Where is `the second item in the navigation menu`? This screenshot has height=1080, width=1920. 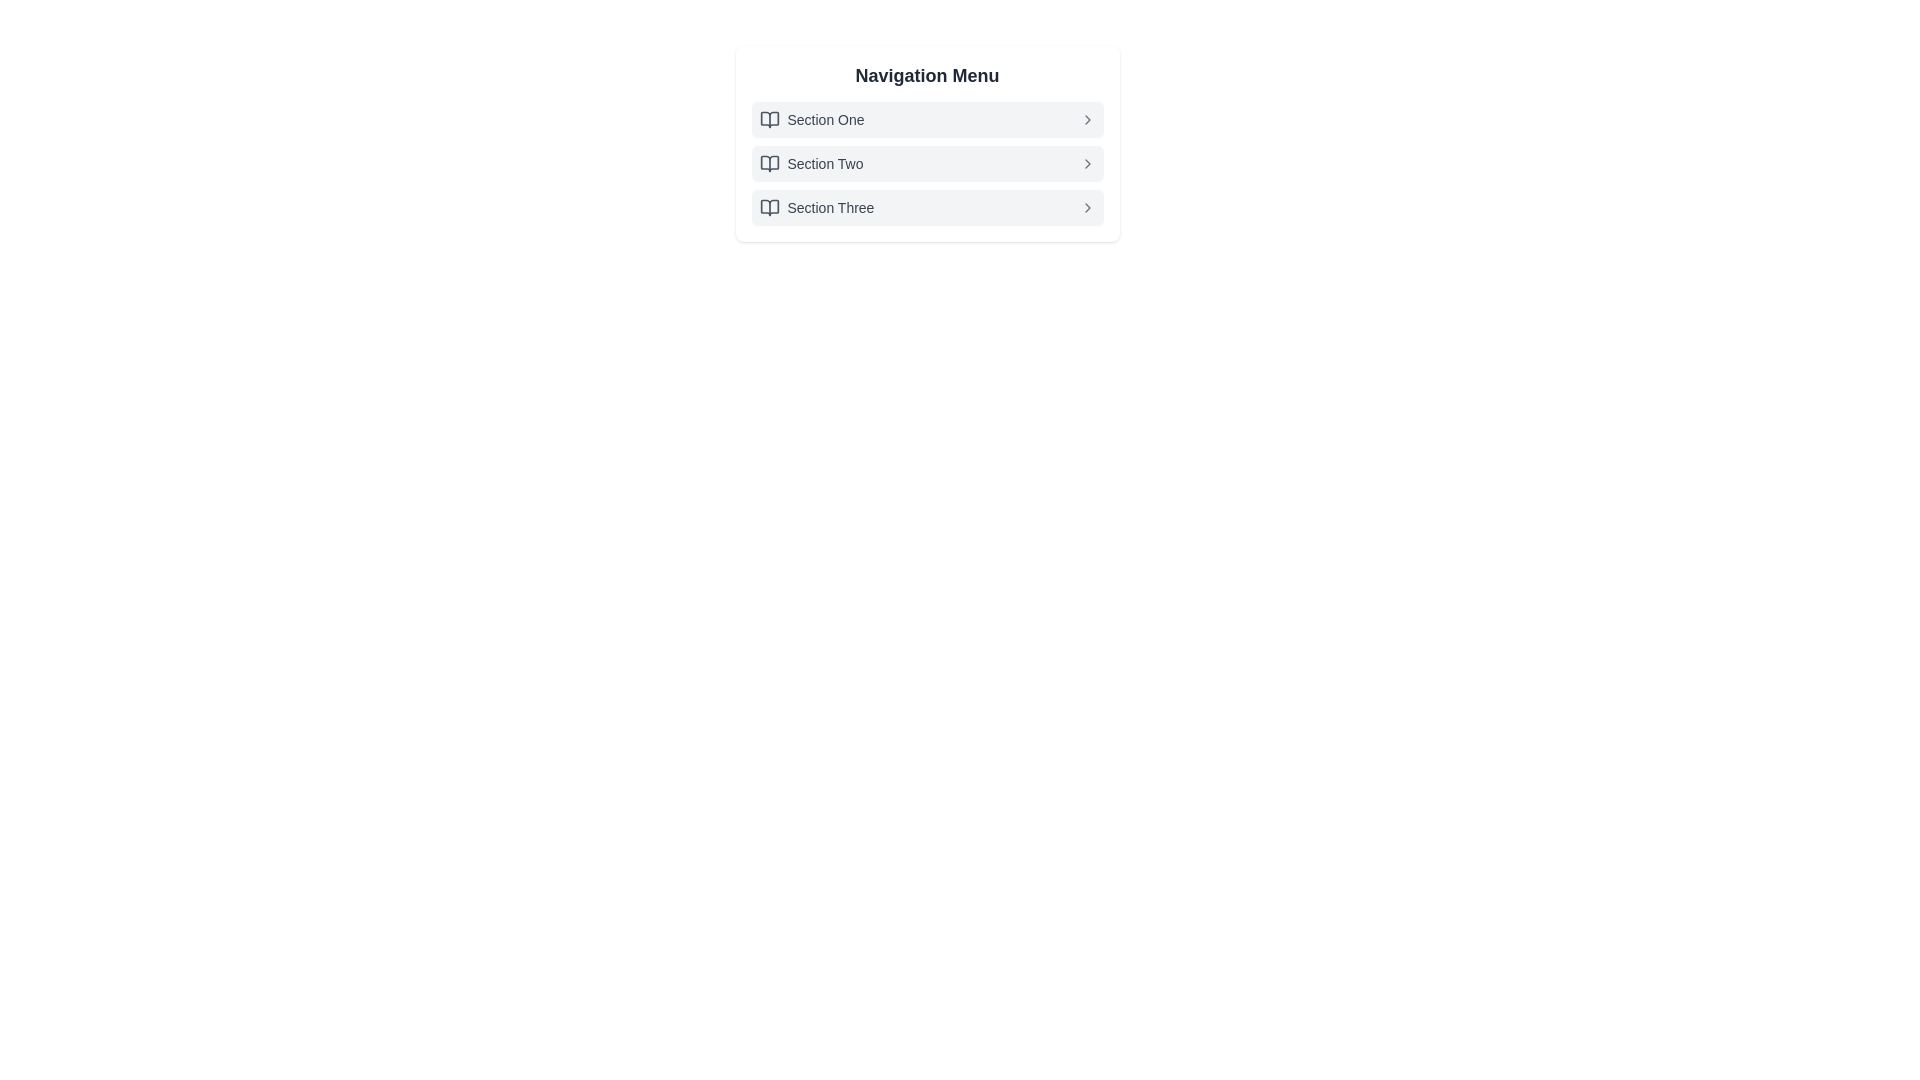 the second item in the navigation menu is located at coordinates (926, 163).